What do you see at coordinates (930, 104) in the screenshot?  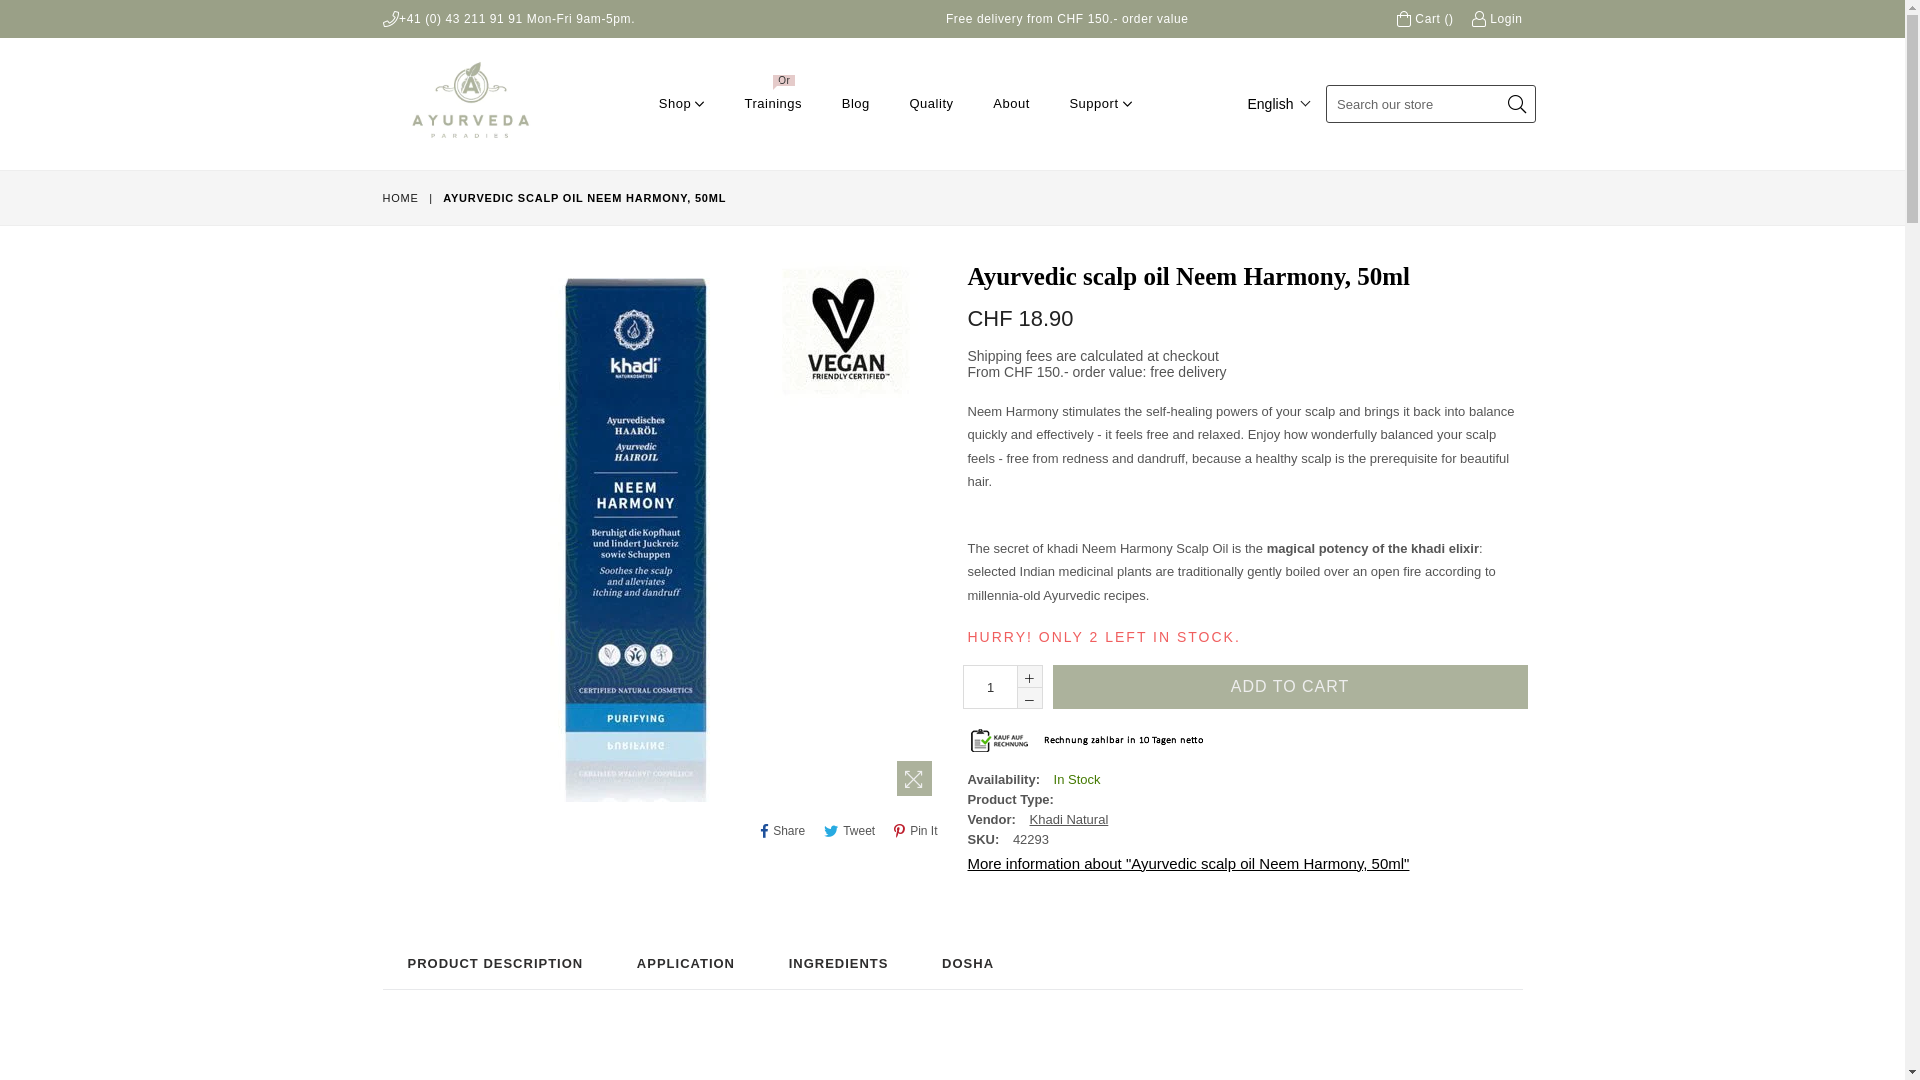 I see `'Quality'` at bounding box center [930, 104].